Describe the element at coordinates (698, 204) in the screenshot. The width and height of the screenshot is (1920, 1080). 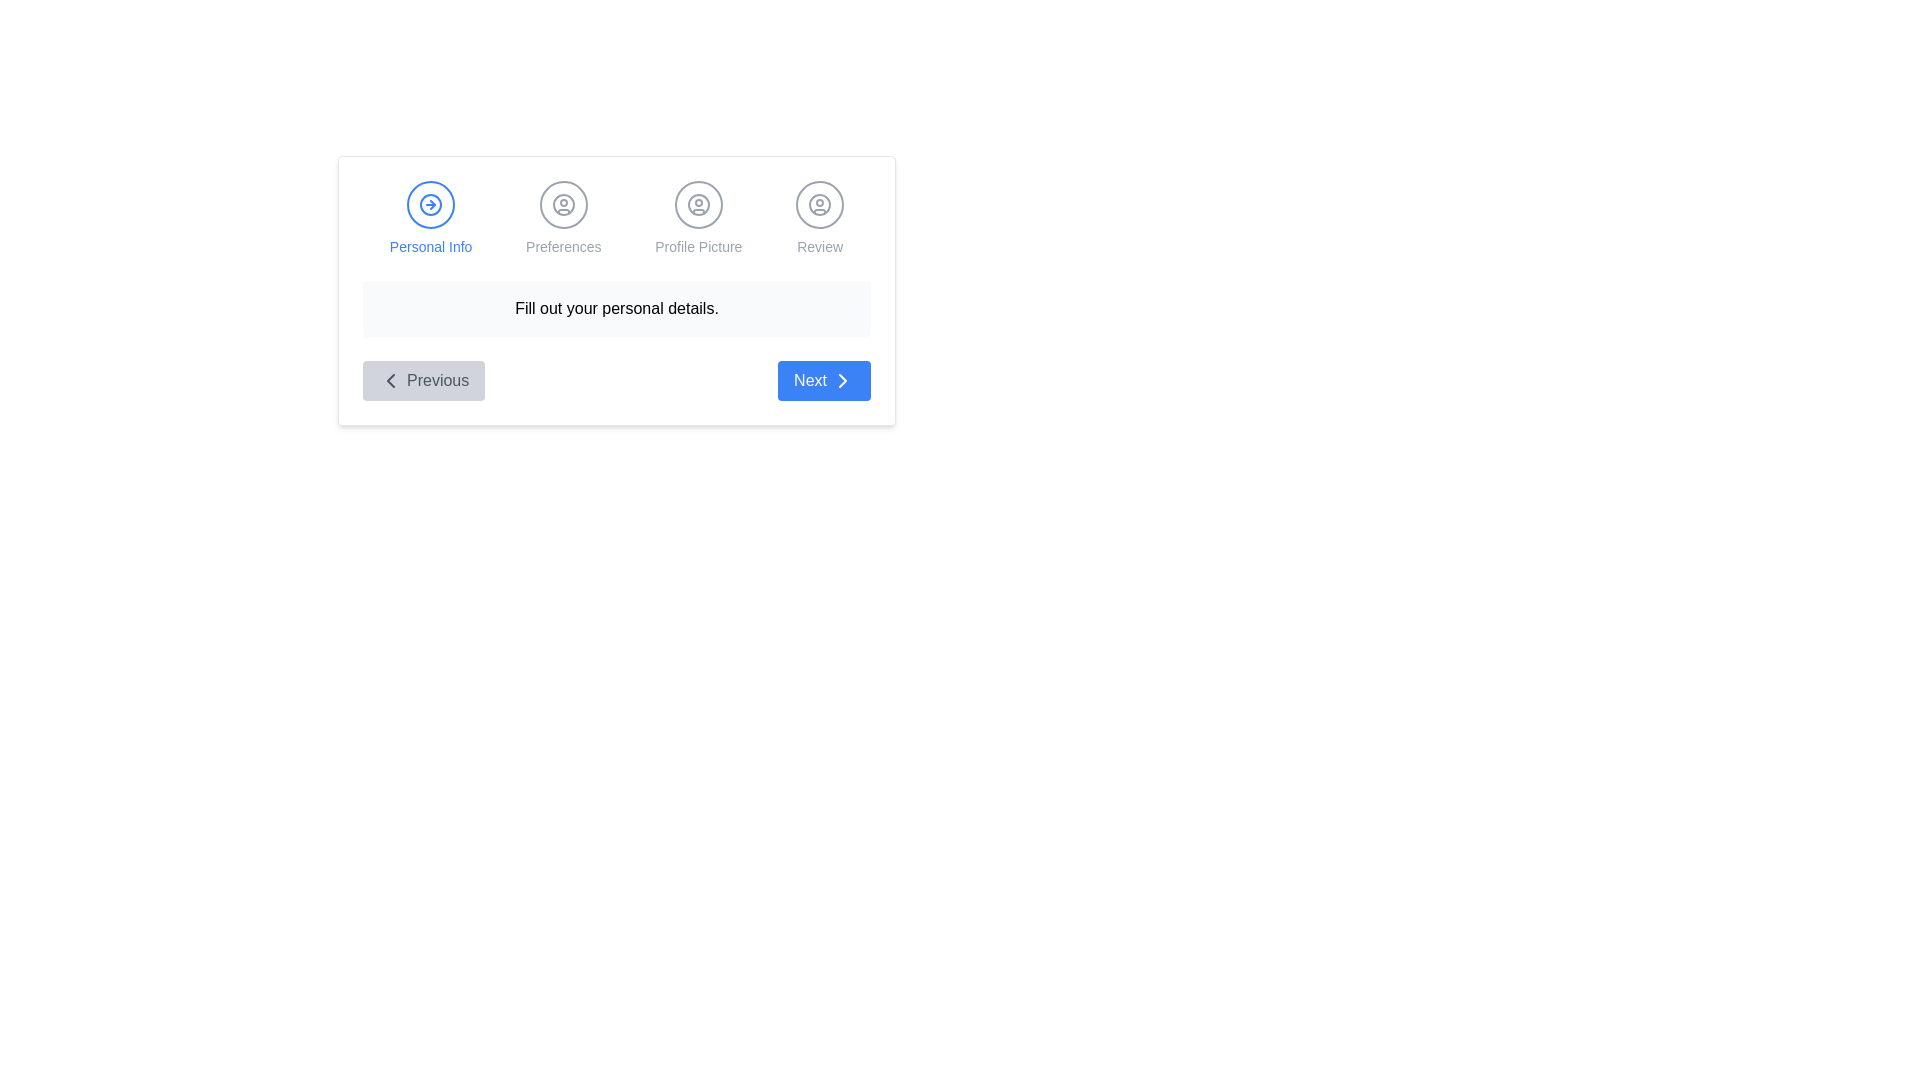
I see `the circular icon with a profile-like illustration inside, which serves as the 'Profile Picture' step in the navigation header` at that location.